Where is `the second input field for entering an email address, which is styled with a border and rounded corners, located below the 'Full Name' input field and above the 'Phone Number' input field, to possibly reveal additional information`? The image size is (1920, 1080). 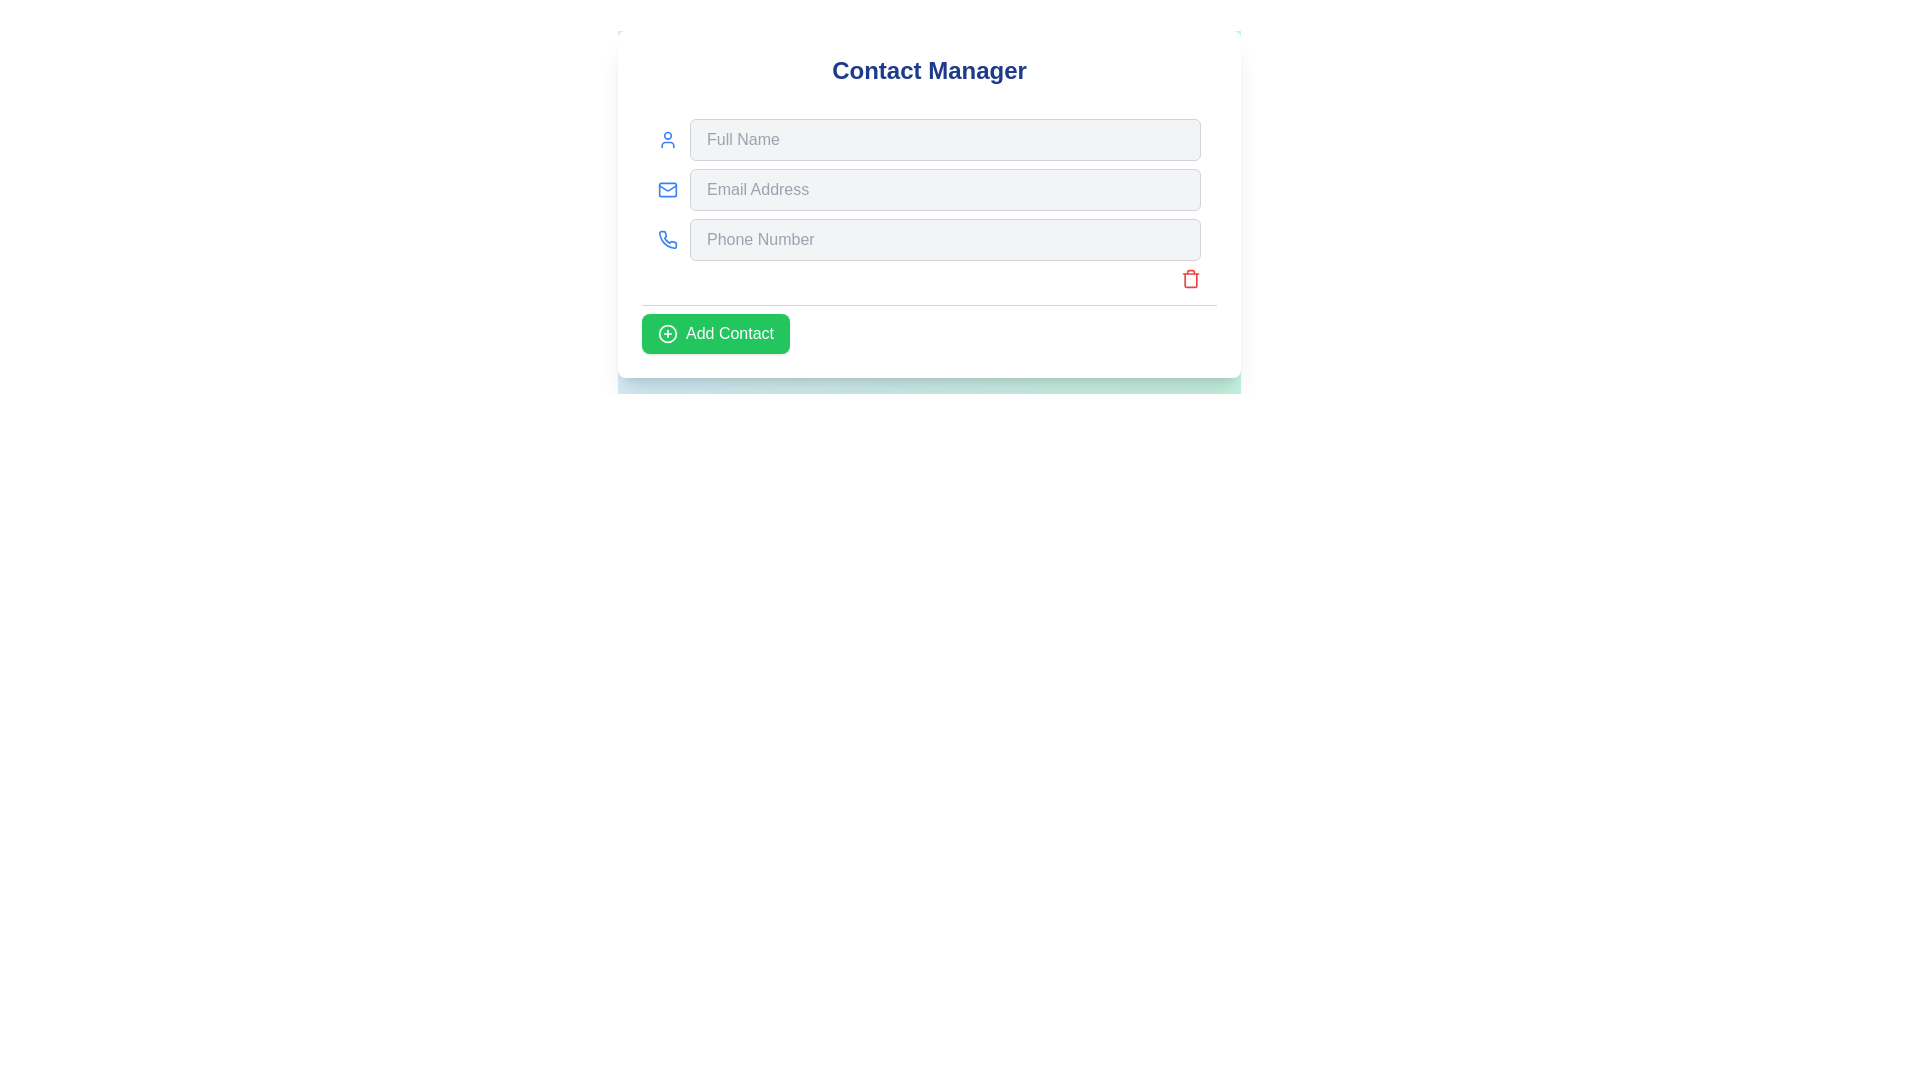
the second input field for entering an email address, which is styled with a border and rounded corners, located below the 'Full Name' input field and above the 'Phone Number' input field, to possibly reveal additional information is located at coordinates (928, 189).